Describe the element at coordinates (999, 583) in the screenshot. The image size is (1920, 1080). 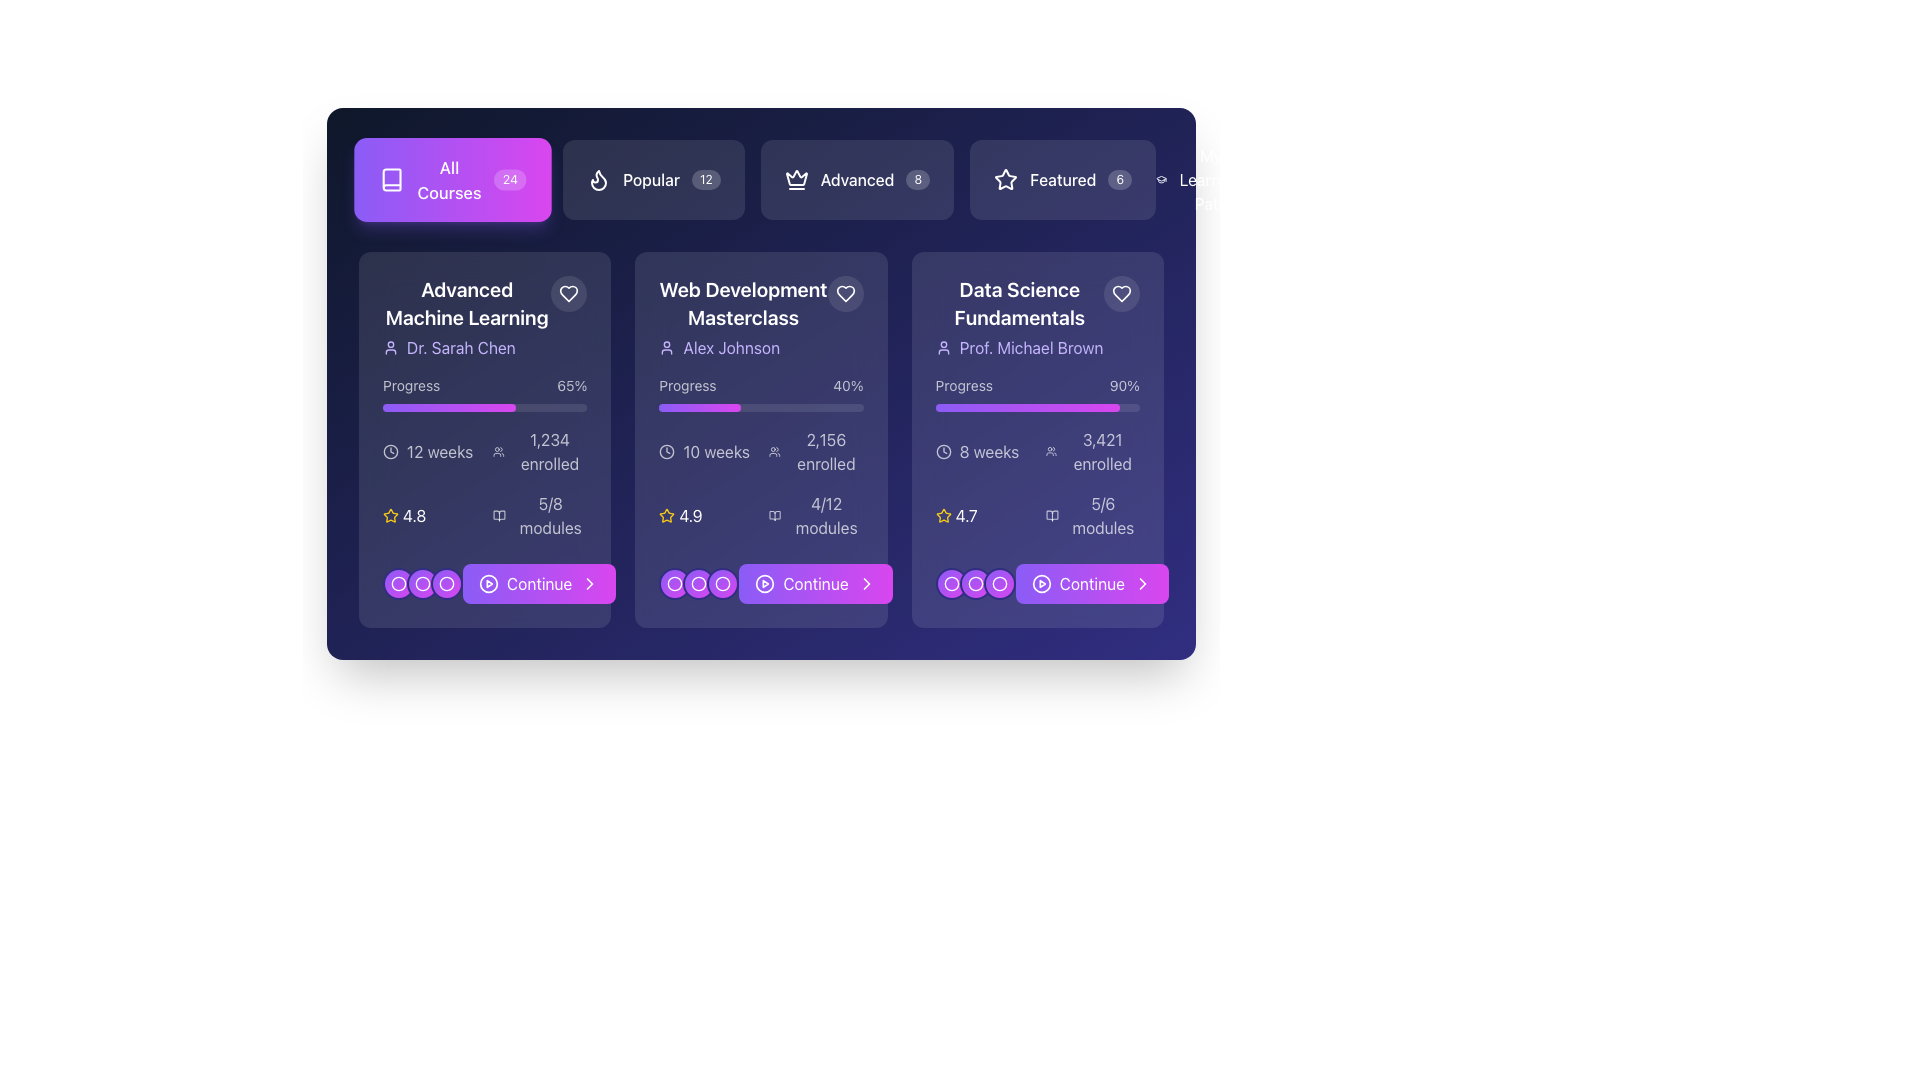
I see `the third circular icon within the 'Data Science Fundamentals' card, which is a purple icon with a white circular border` at that location.